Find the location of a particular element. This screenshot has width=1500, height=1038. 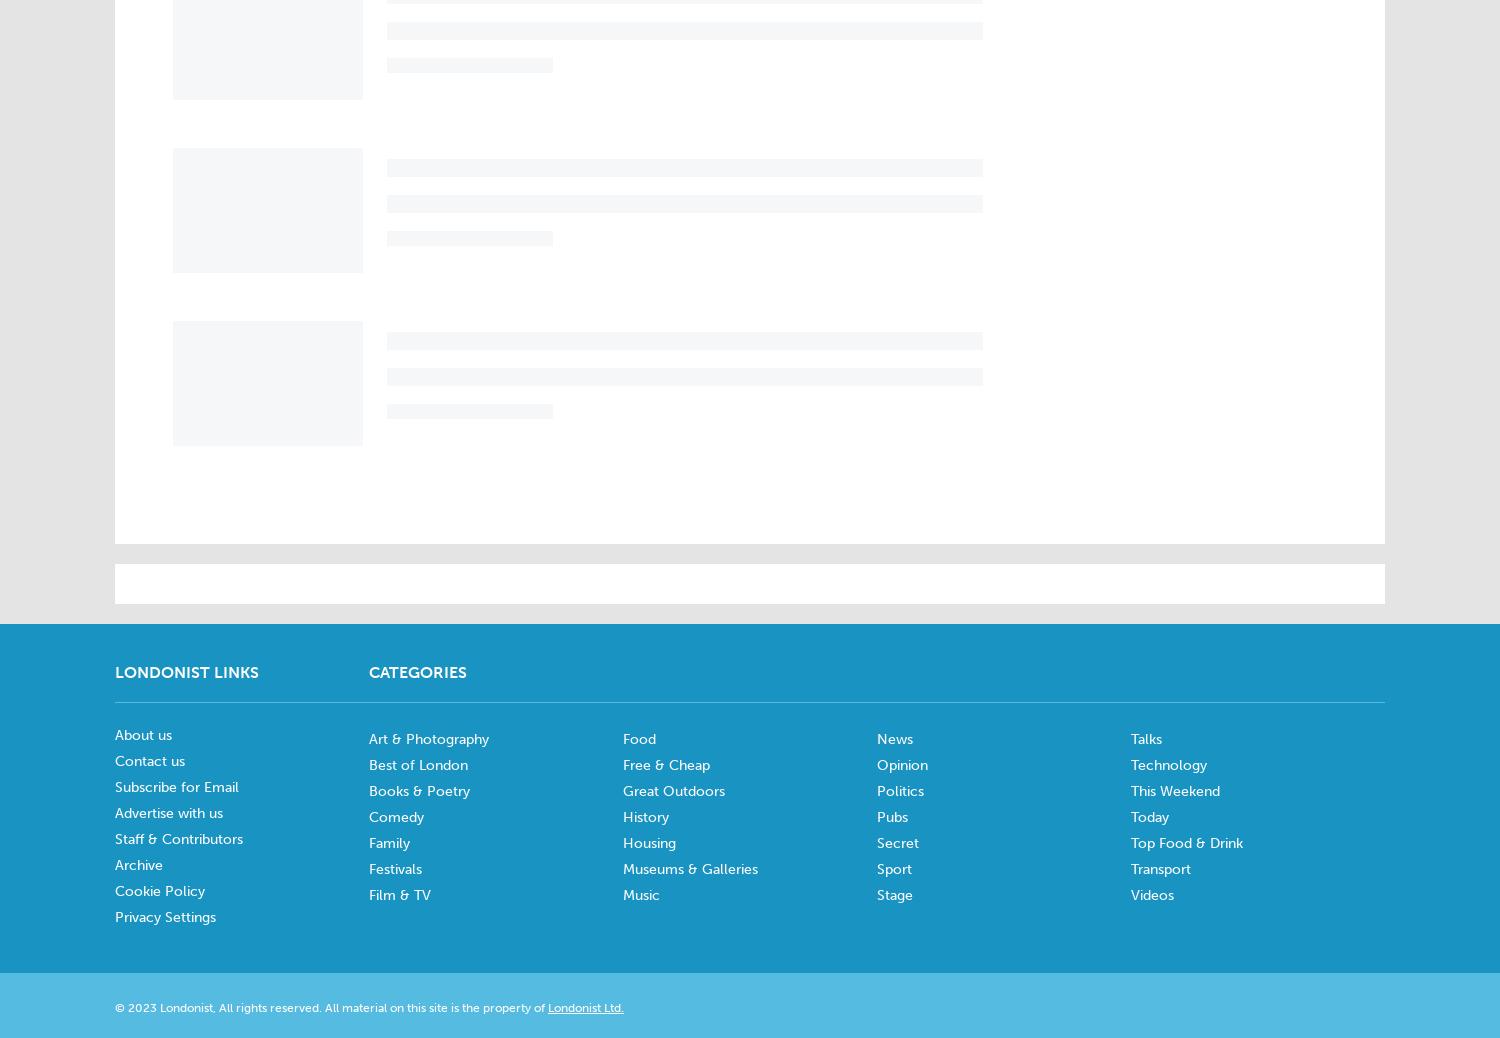

'Subscribe for Email' is located at coordinates (177, 787).